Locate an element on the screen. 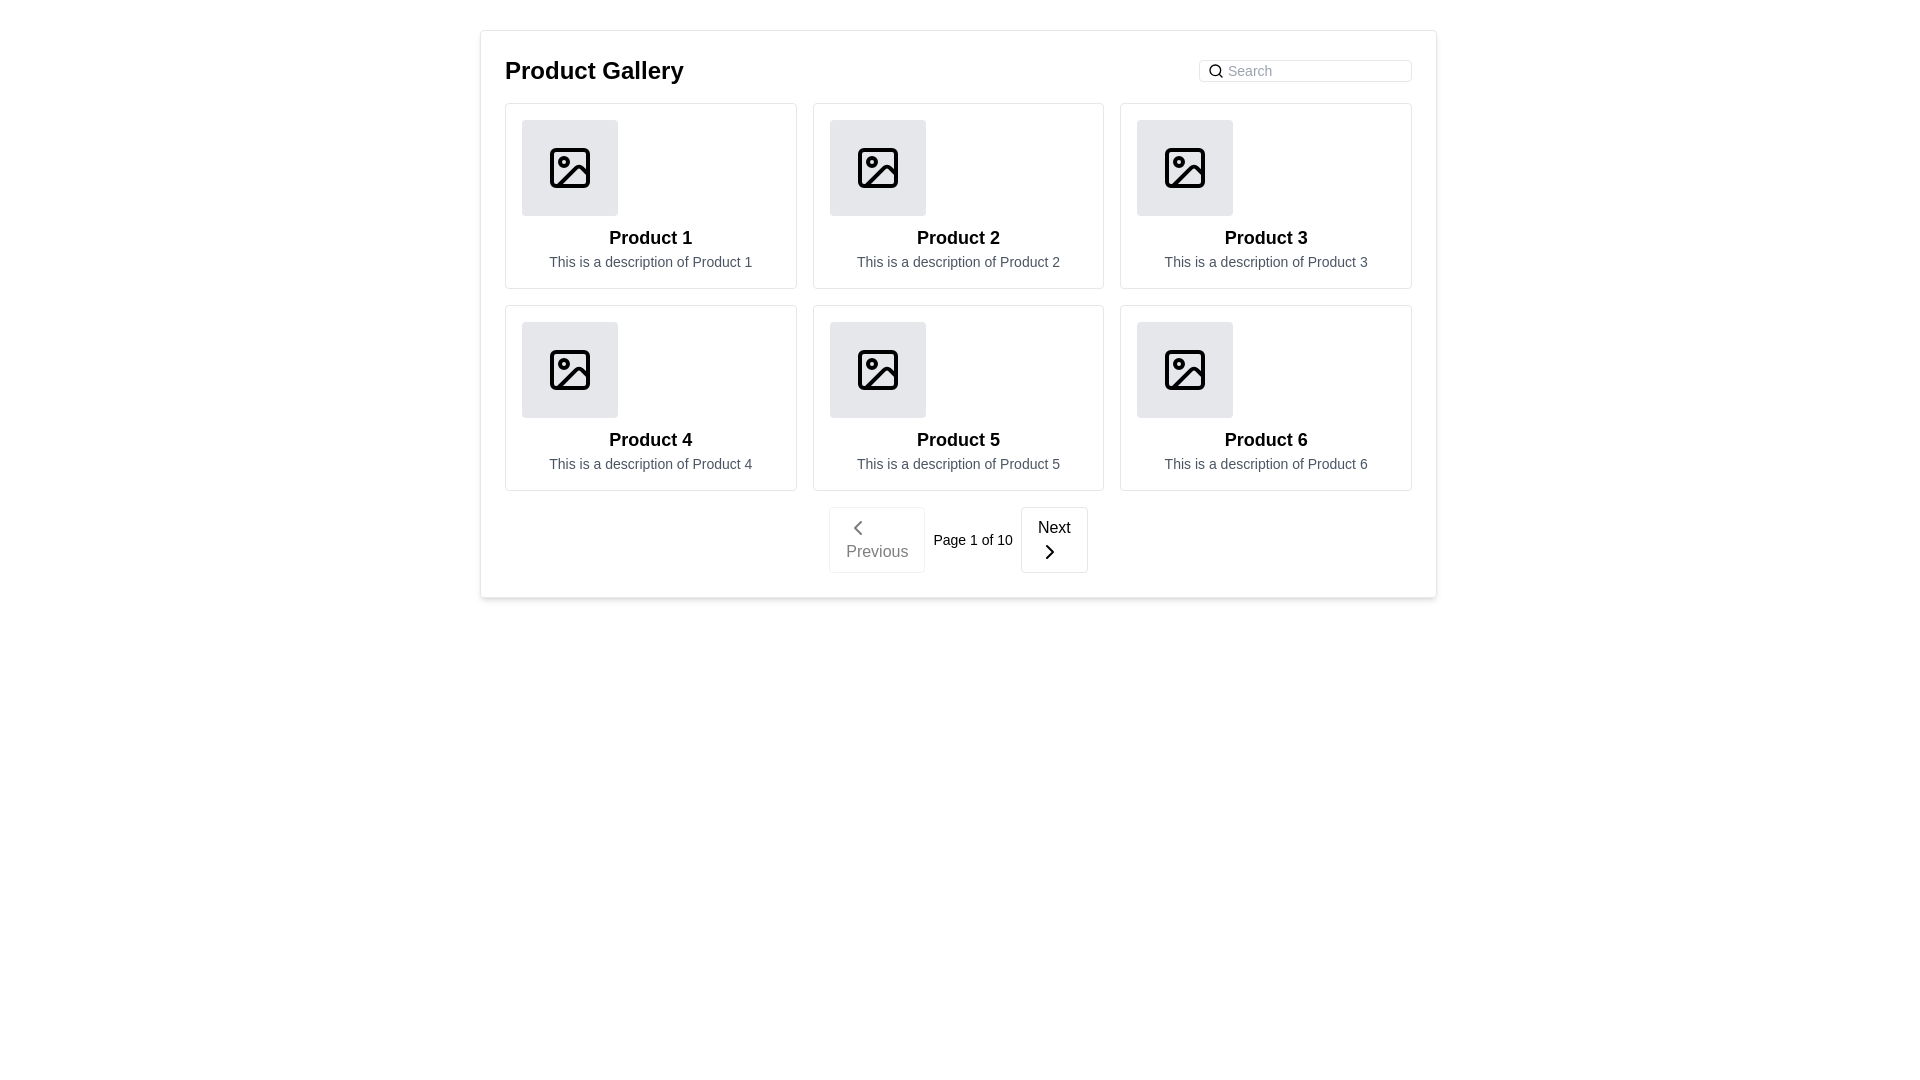  the gray square box with rounded corners that serves as an image placeholder icon, featuring a black outline of a landscape with a sun, located in the 'Product Gallery' section above the 'Product 1' text is located at coordinates (569, 167).